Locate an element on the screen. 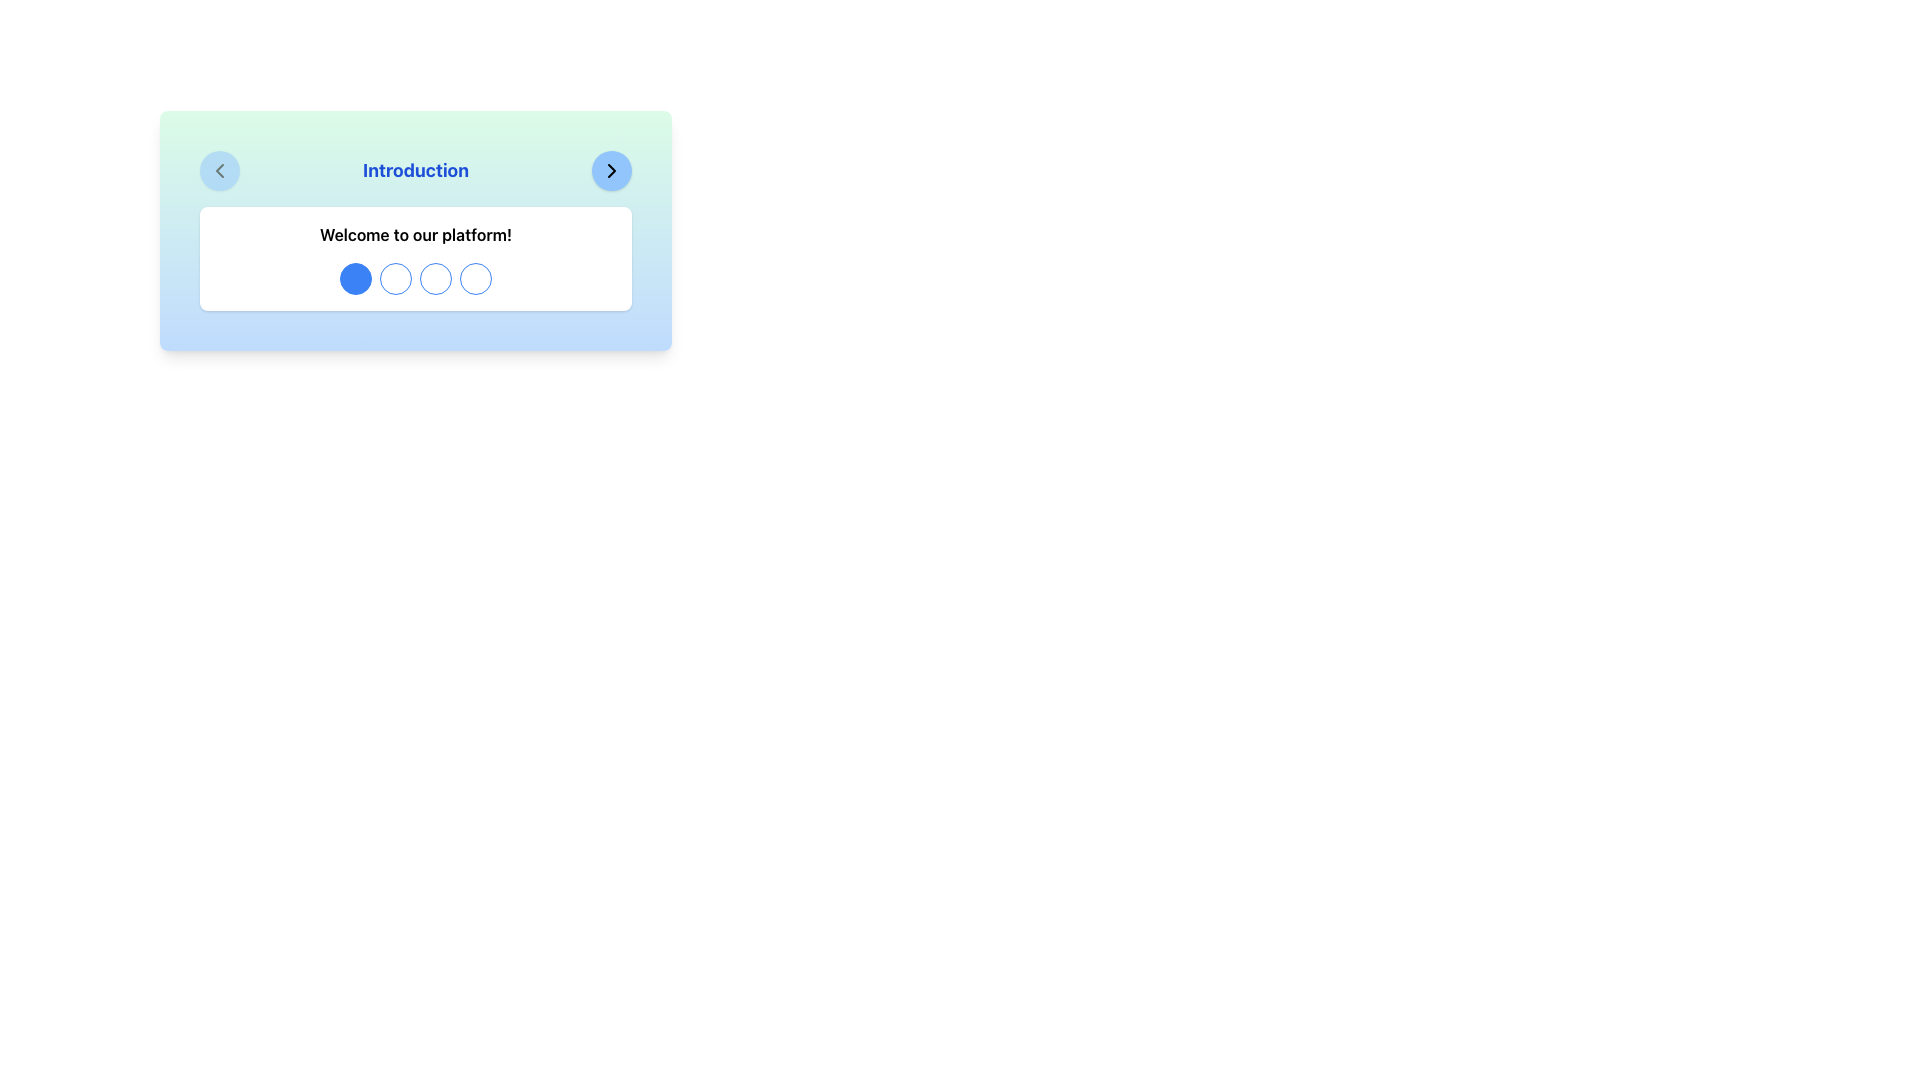 The width and height of the screenshot is (1920, 1080). the circular button with a white background and blue border, which is the third in a set of four similar icons, to get more information is located at coordinates (435, 278).